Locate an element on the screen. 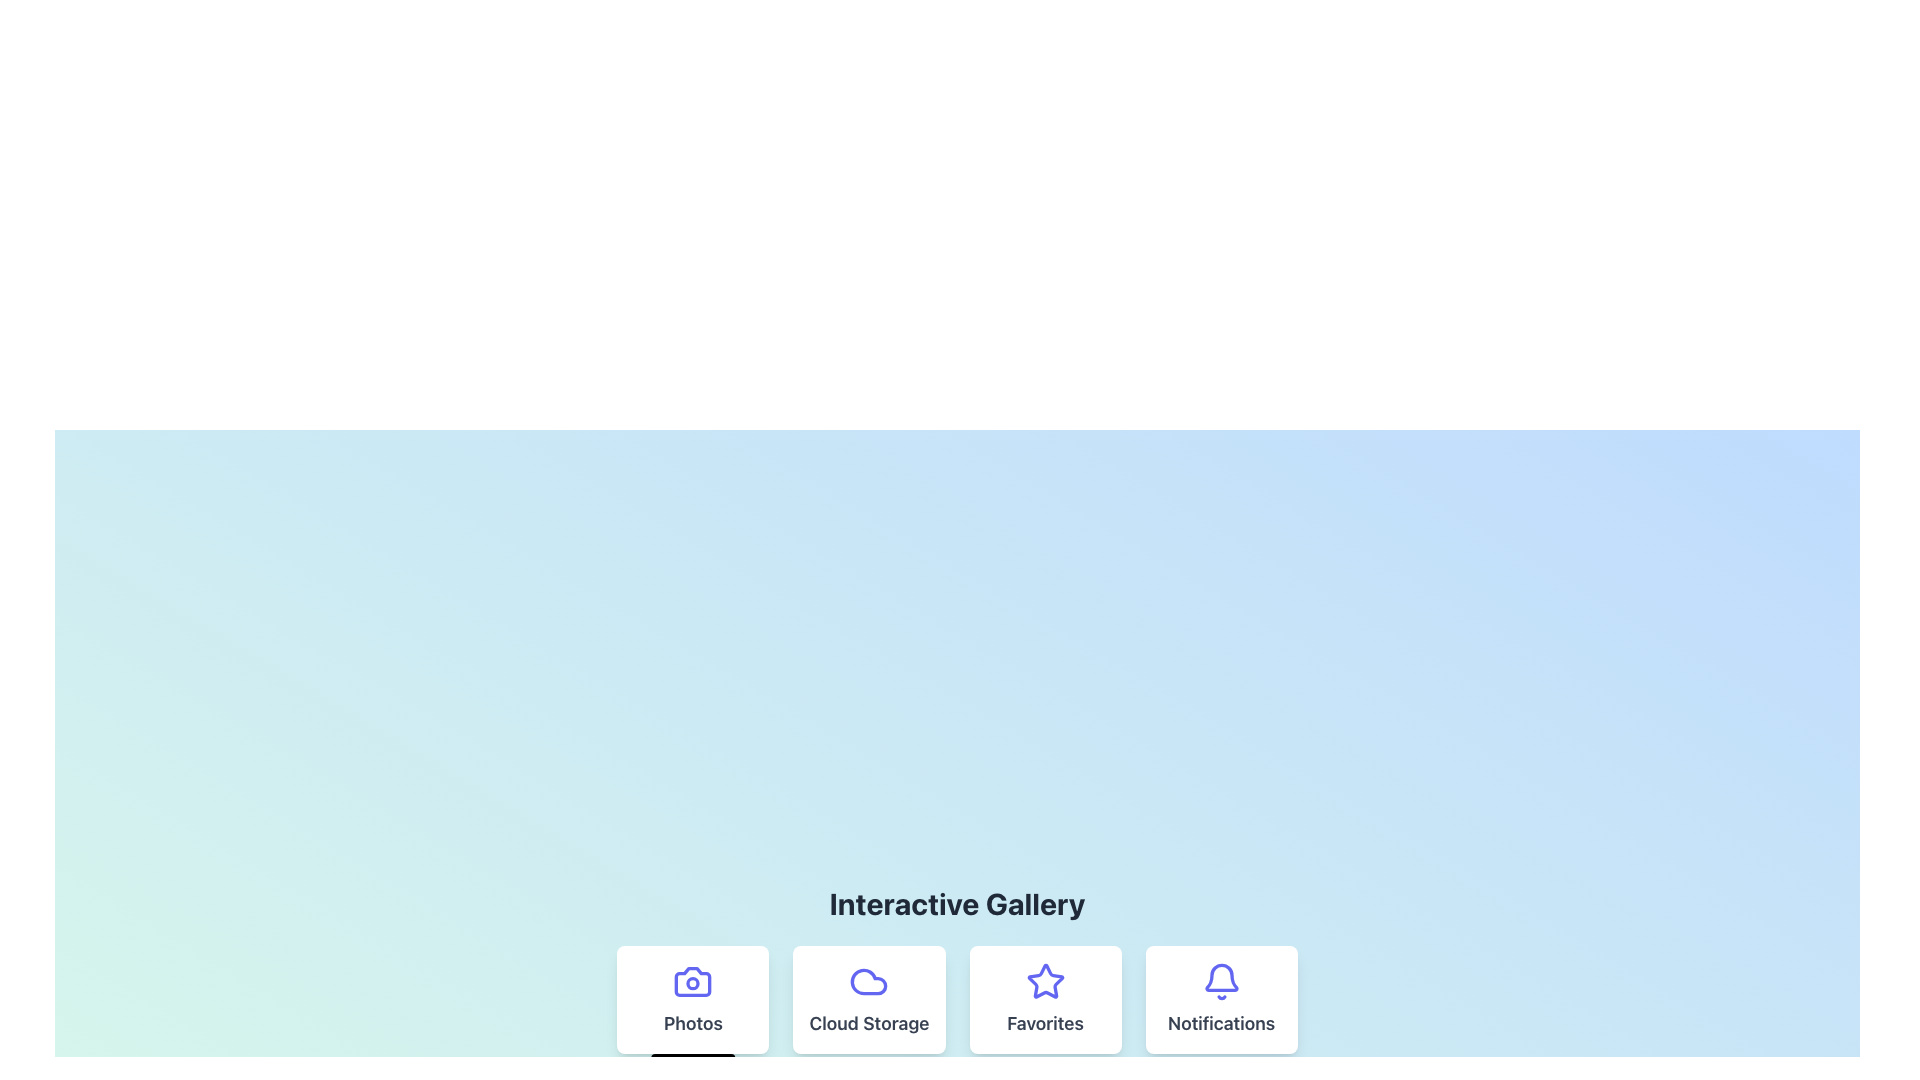 The image size is (1920, 1080). the decorative star icon styled in indigo, which is part of the 'Favorites' button is located at coordinates (1044, 981).